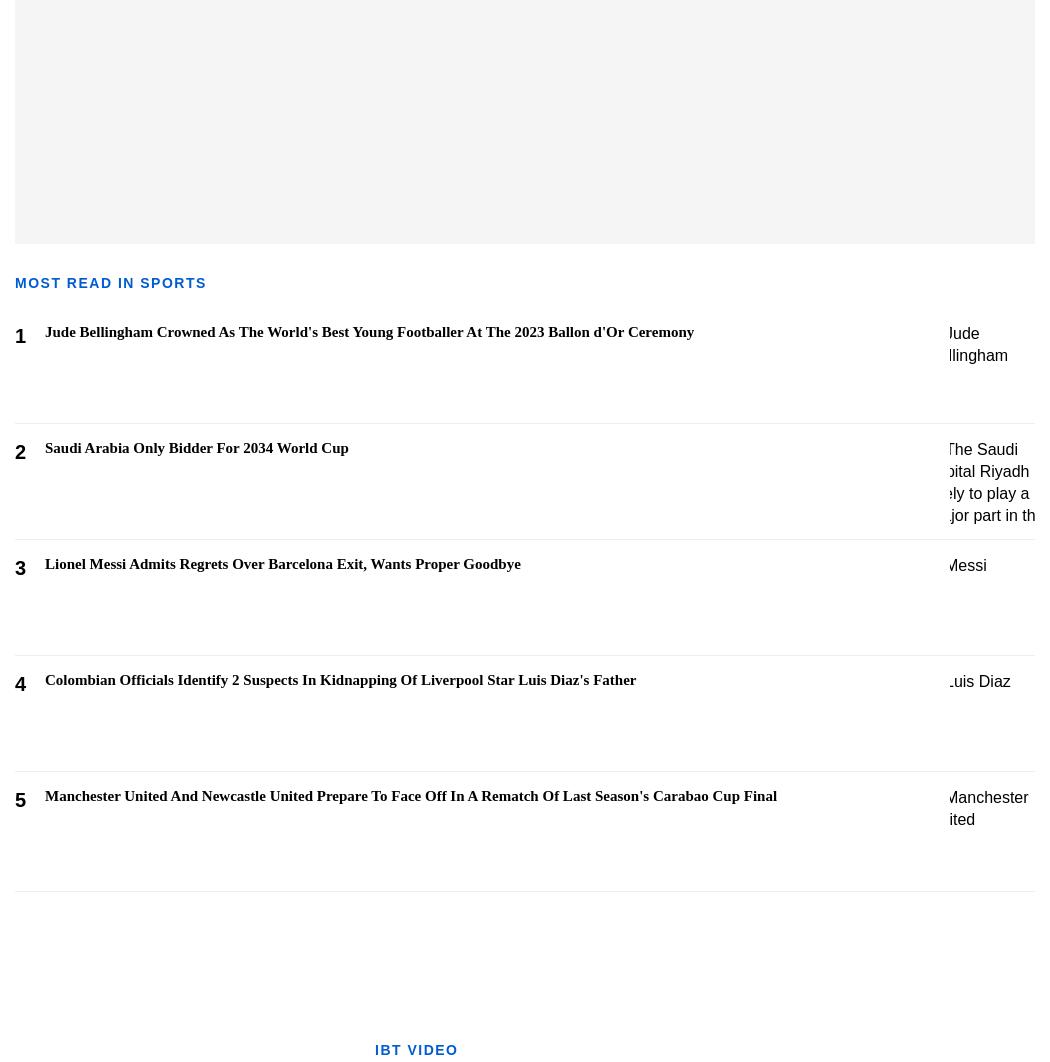 This screenshot has height=1062, width=1050. Describe the element at coordinates (410, 795) in the screenshot. I see `'Manchester United And Newcastle United Prepare To Face Off In A Rematch Of Last Season's Carabao Cup Final'` at that location.